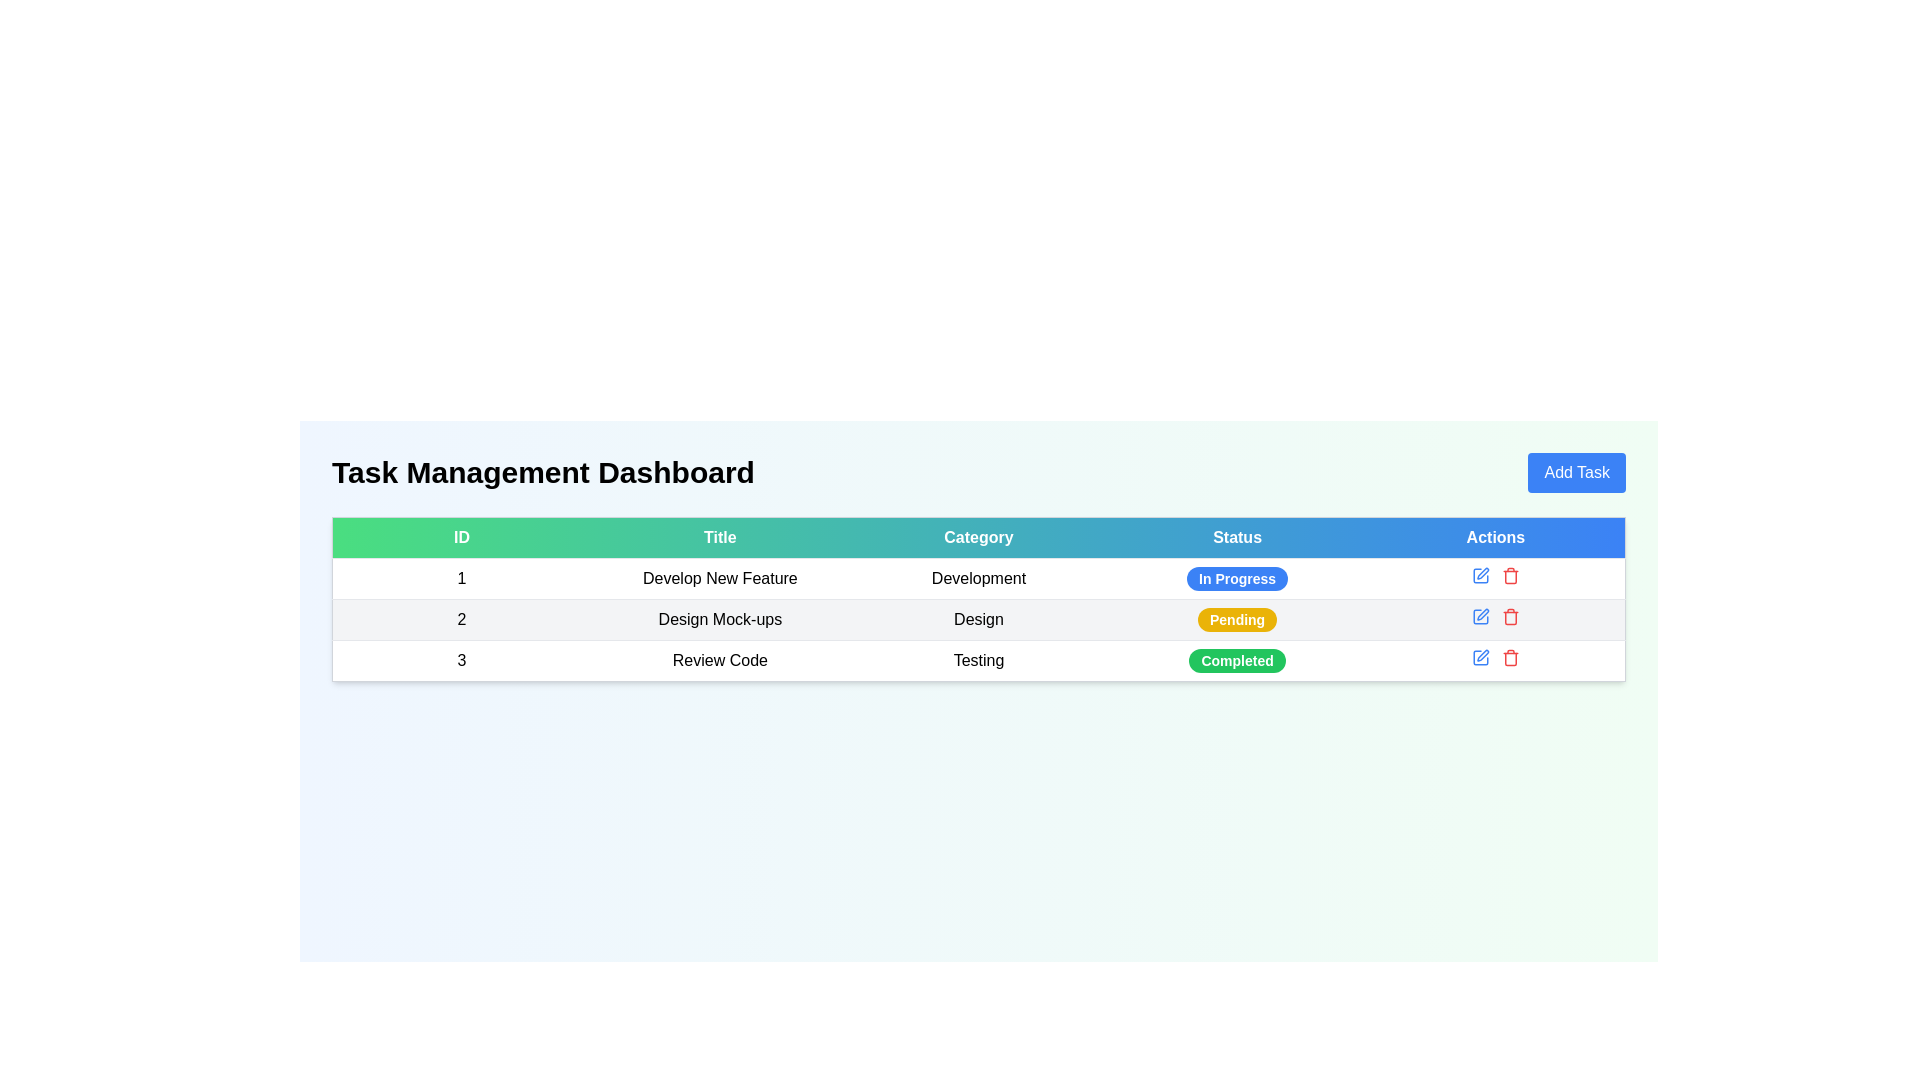  I want to click on the 'Category' column header in the table, which is the third header located between 'Title' and 'Status', so click(979, 536).